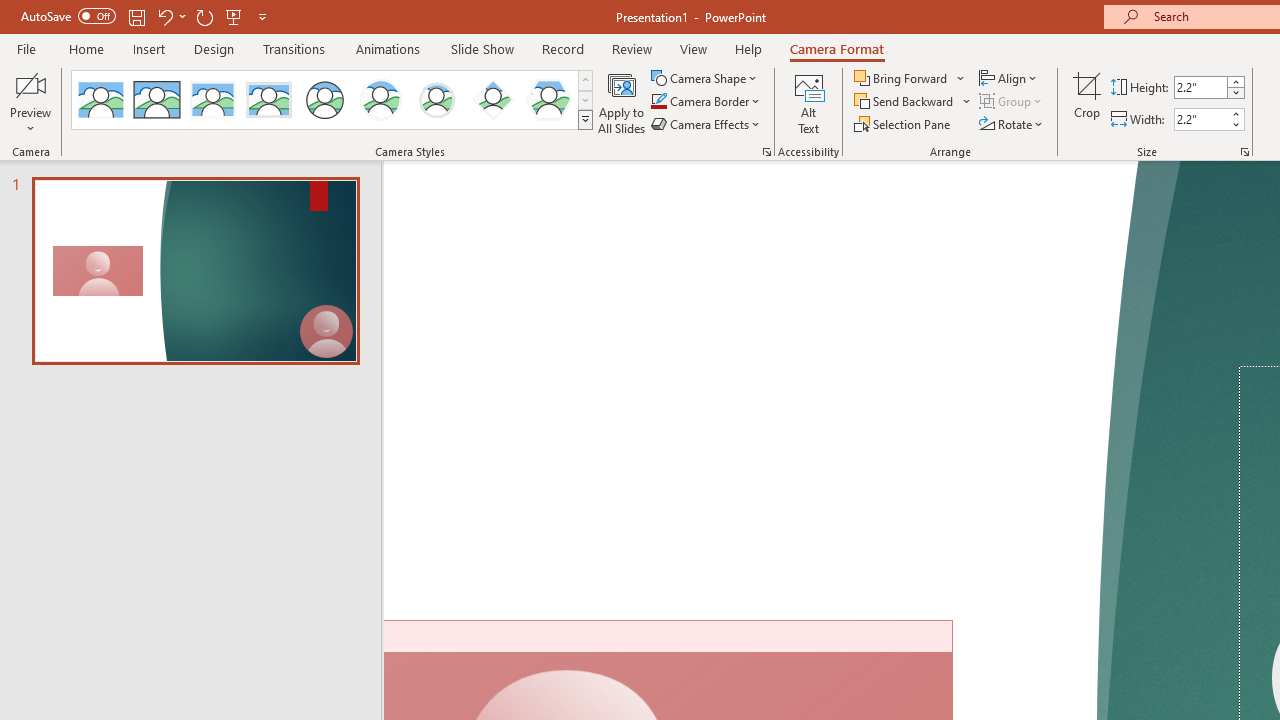 Image resolution: width=1280 pixels, height=720 pixels. I want to click on 'Simple Frame Rectangle', so click(156, 100).